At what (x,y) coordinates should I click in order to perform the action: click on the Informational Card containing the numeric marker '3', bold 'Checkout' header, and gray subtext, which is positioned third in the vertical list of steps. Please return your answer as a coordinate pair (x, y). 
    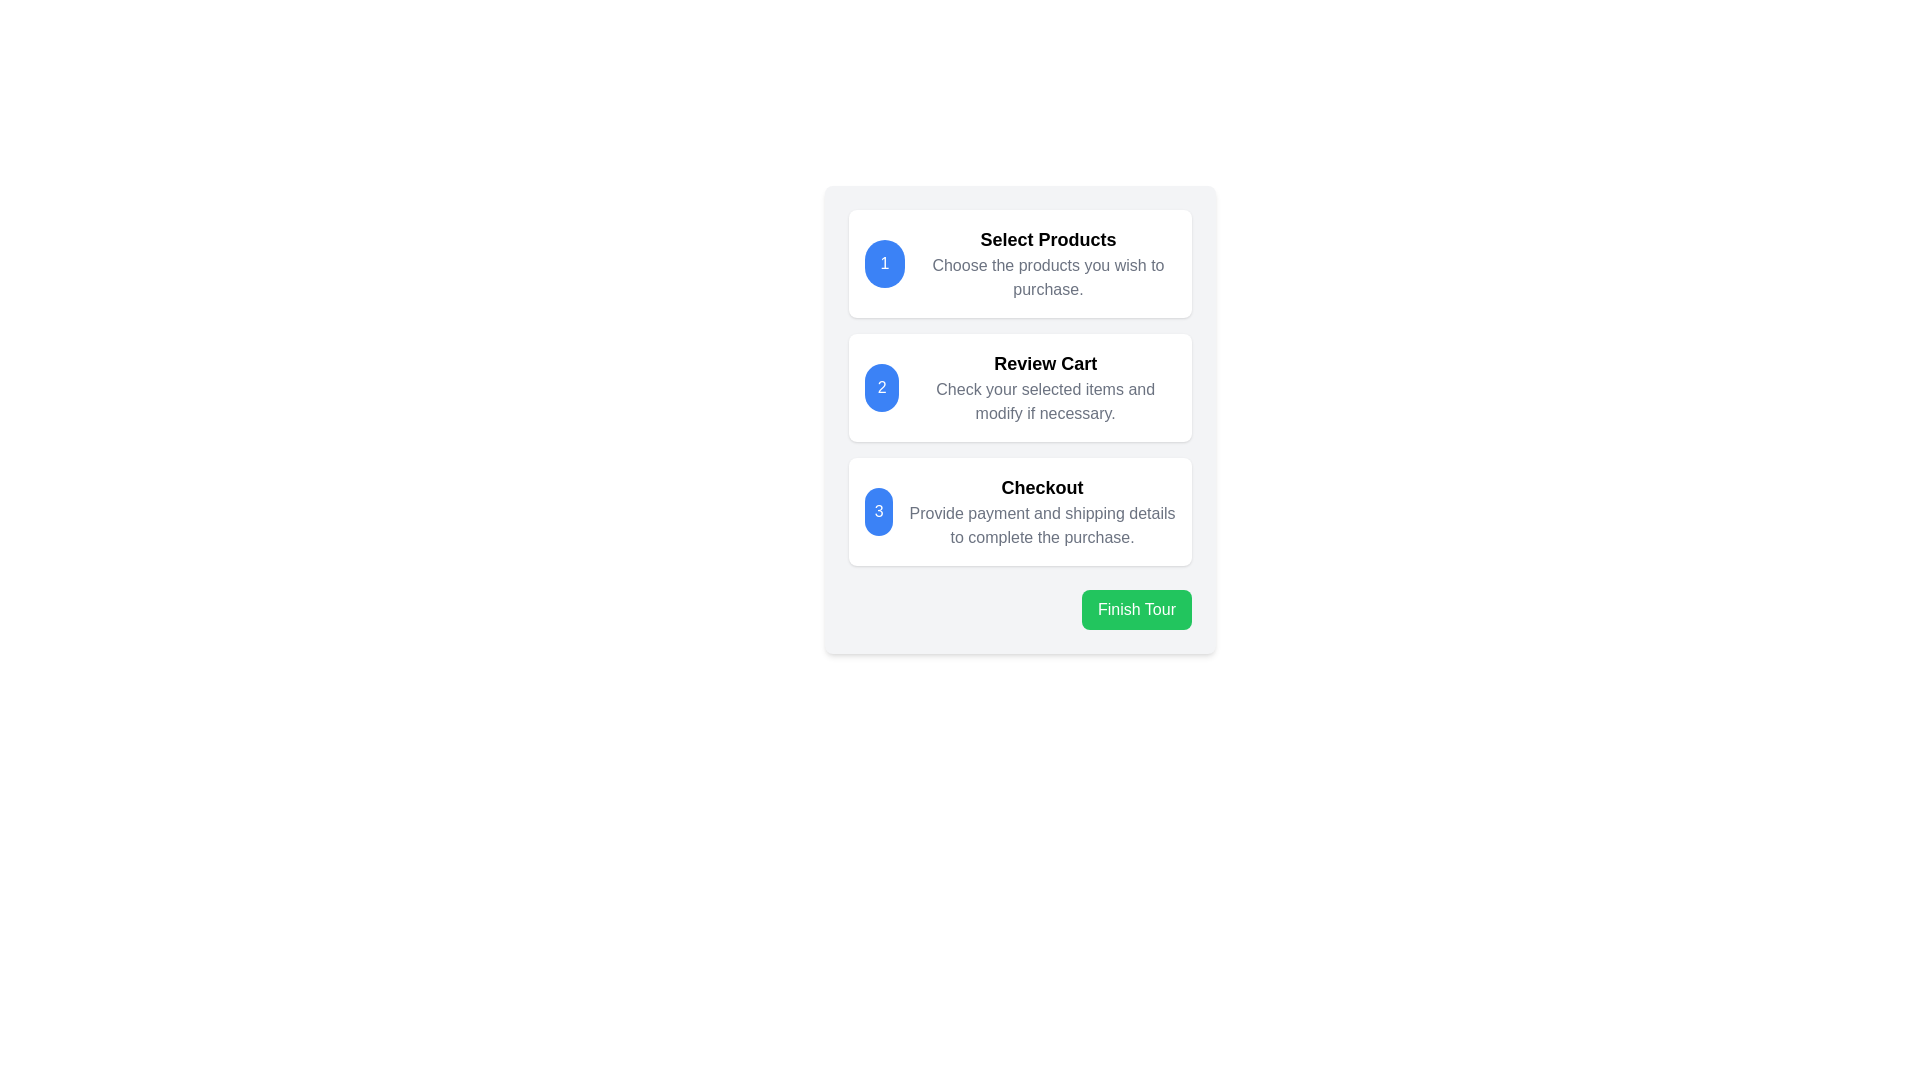
    Looking at the image, I should click on (1020, 511).